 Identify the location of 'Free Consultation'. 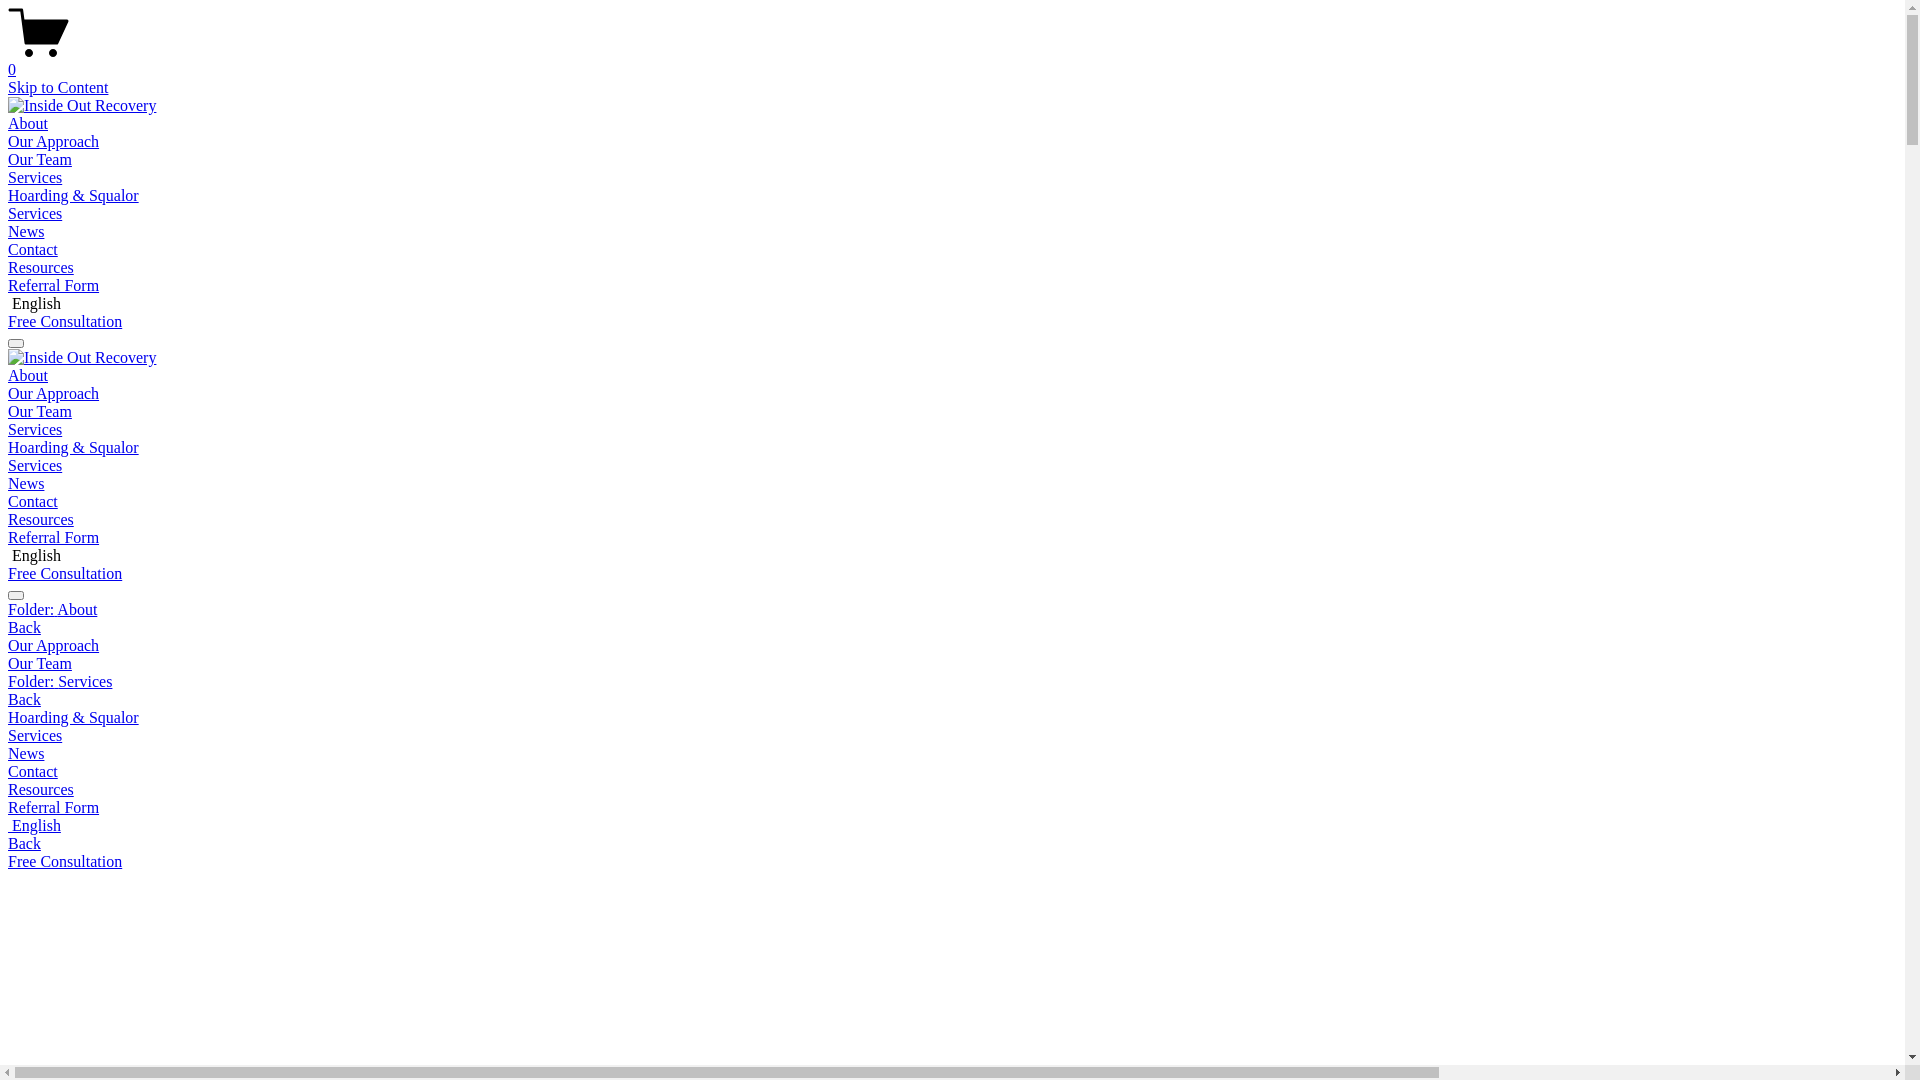
(65, 860).